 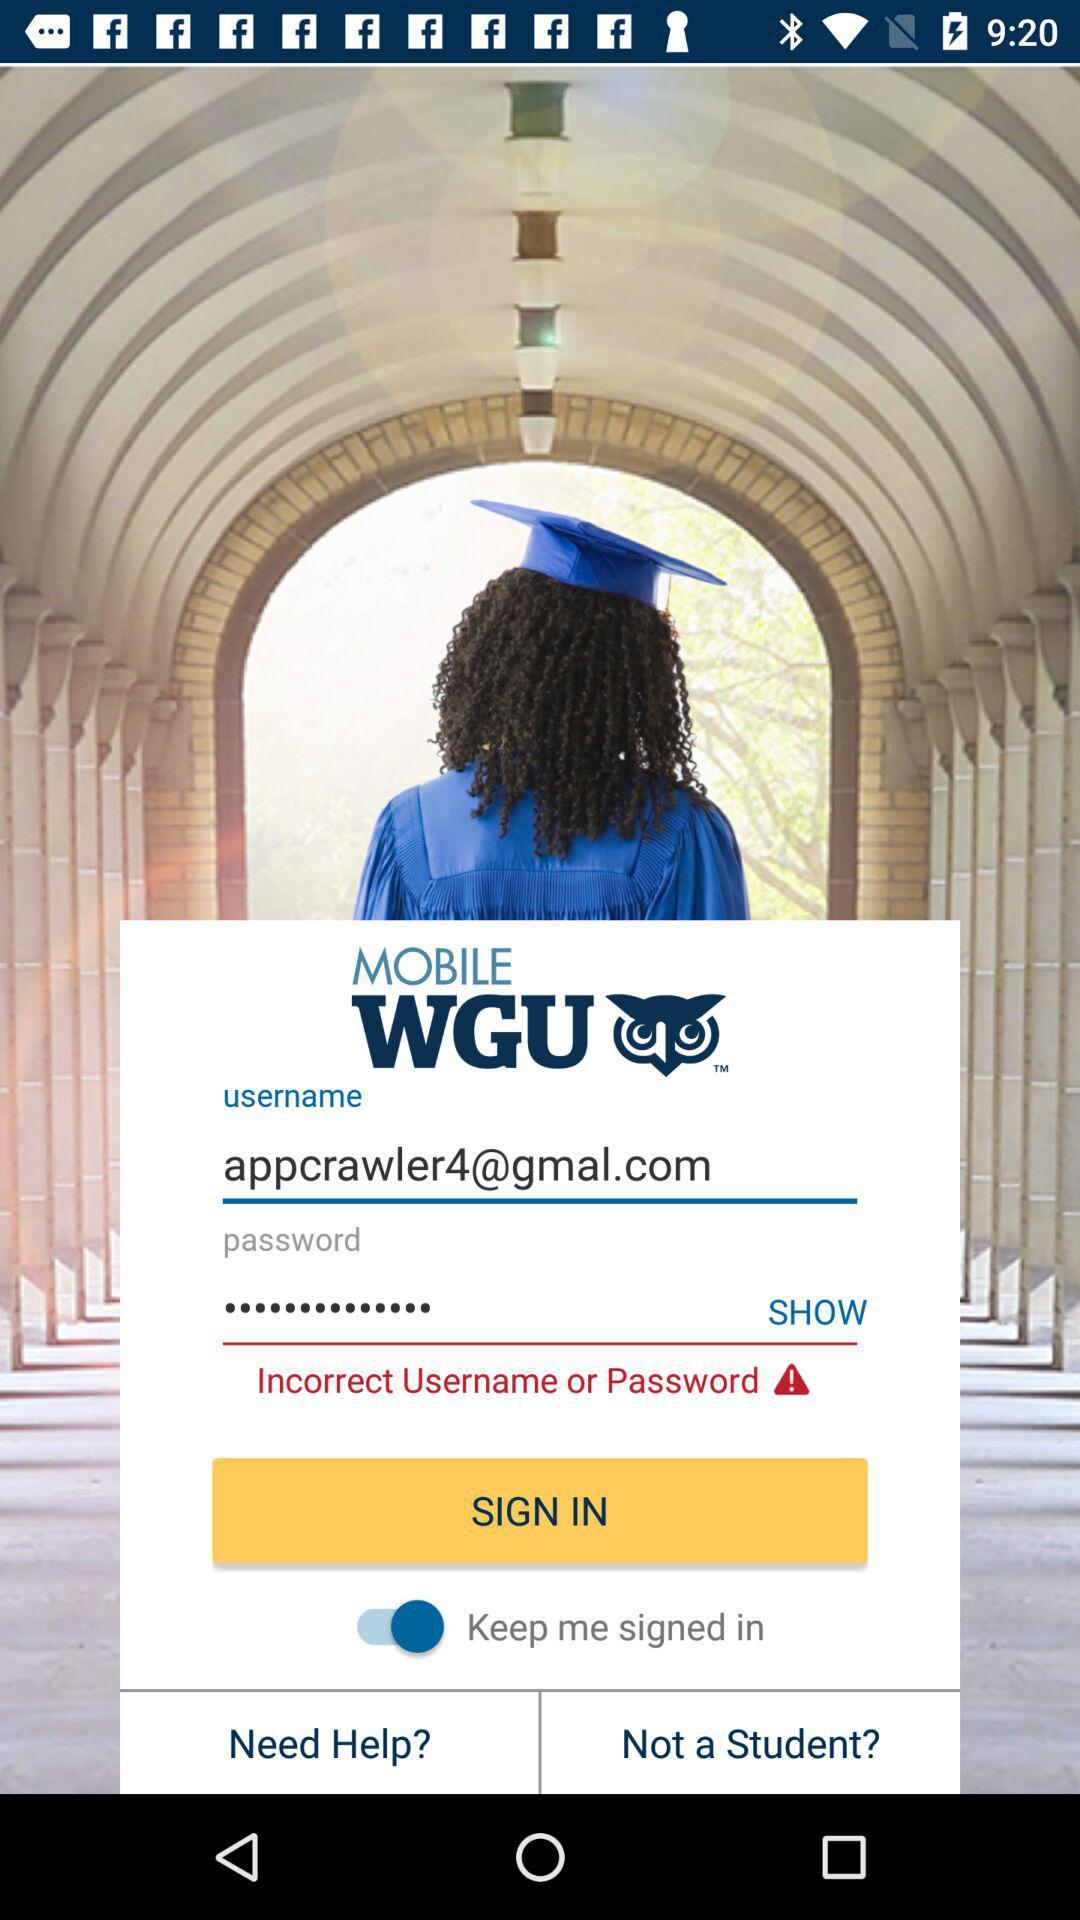 What do you see at coordinates (328, 1741) in the screenshot?
I see `need help? item` at bounding box center [328, 1741].